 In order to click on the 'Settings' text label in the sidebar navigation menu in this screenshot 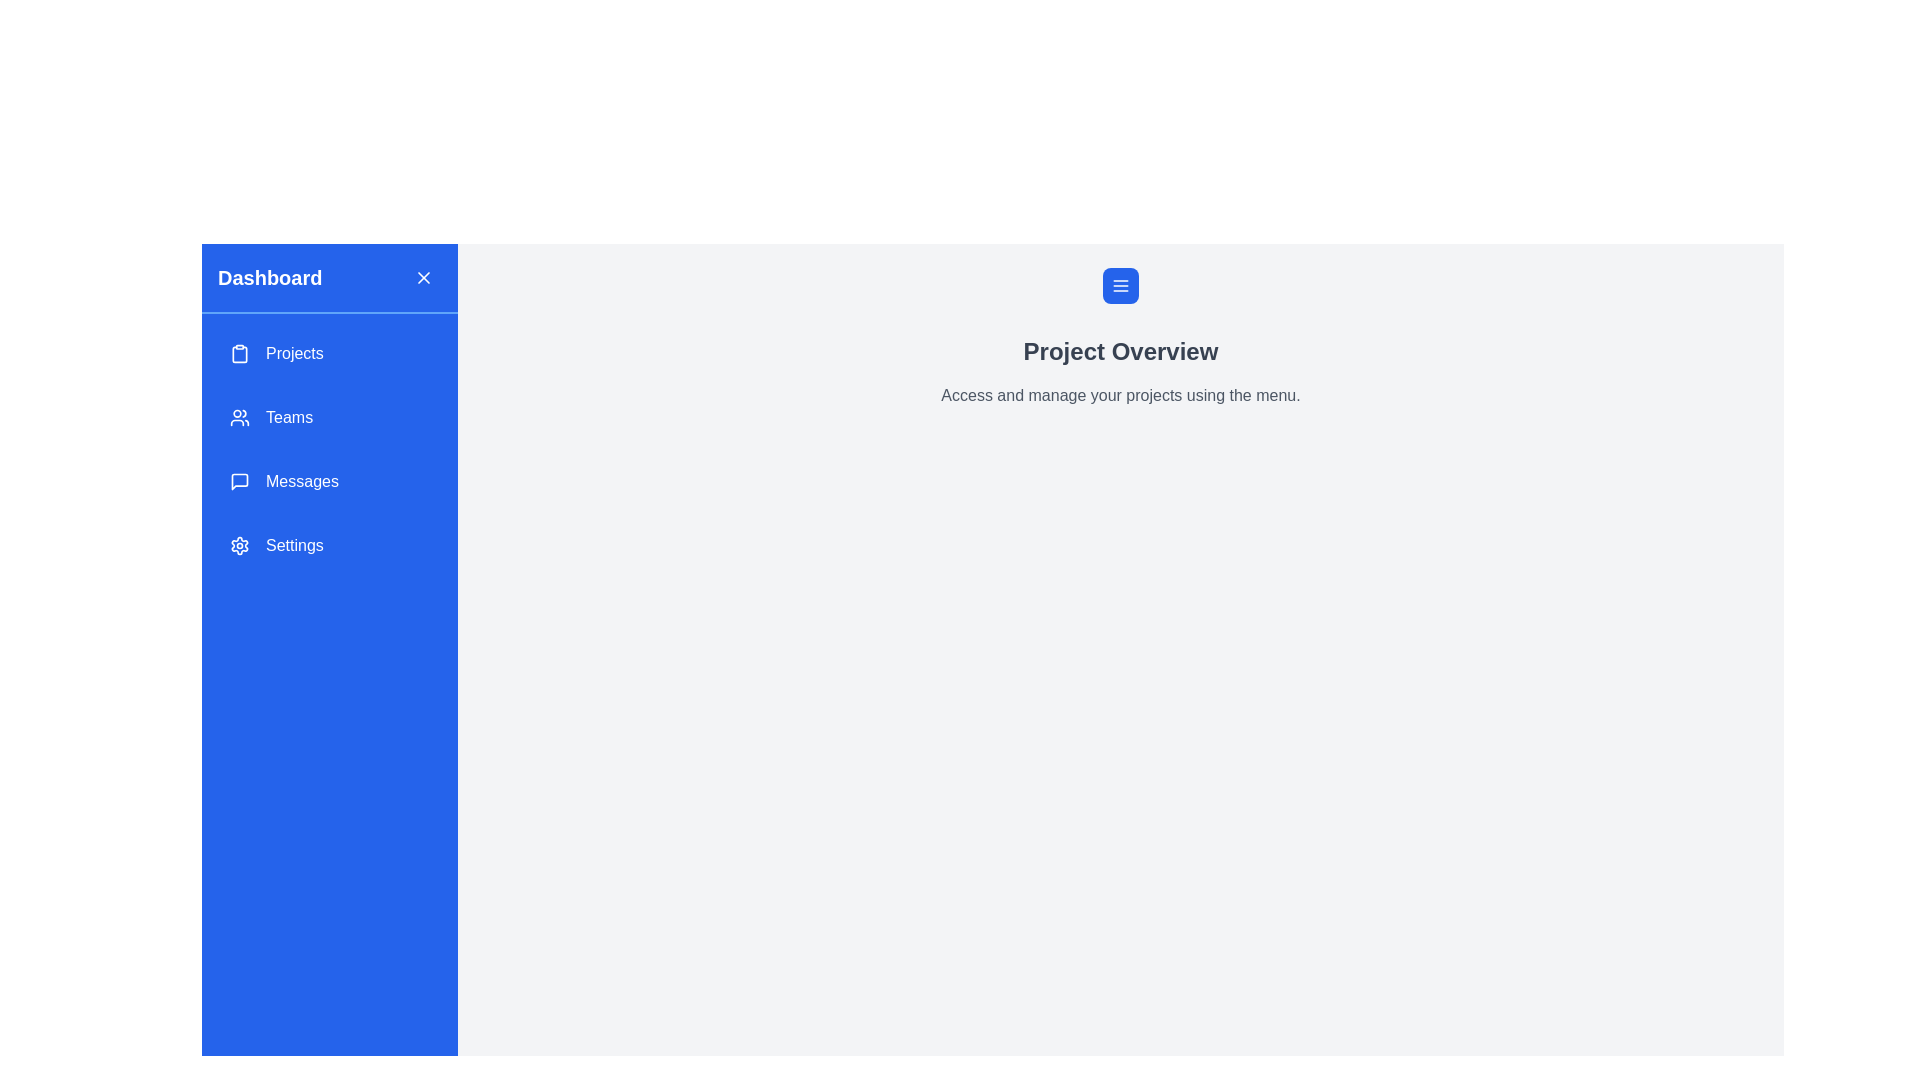, I will do `click(293, 546)`.